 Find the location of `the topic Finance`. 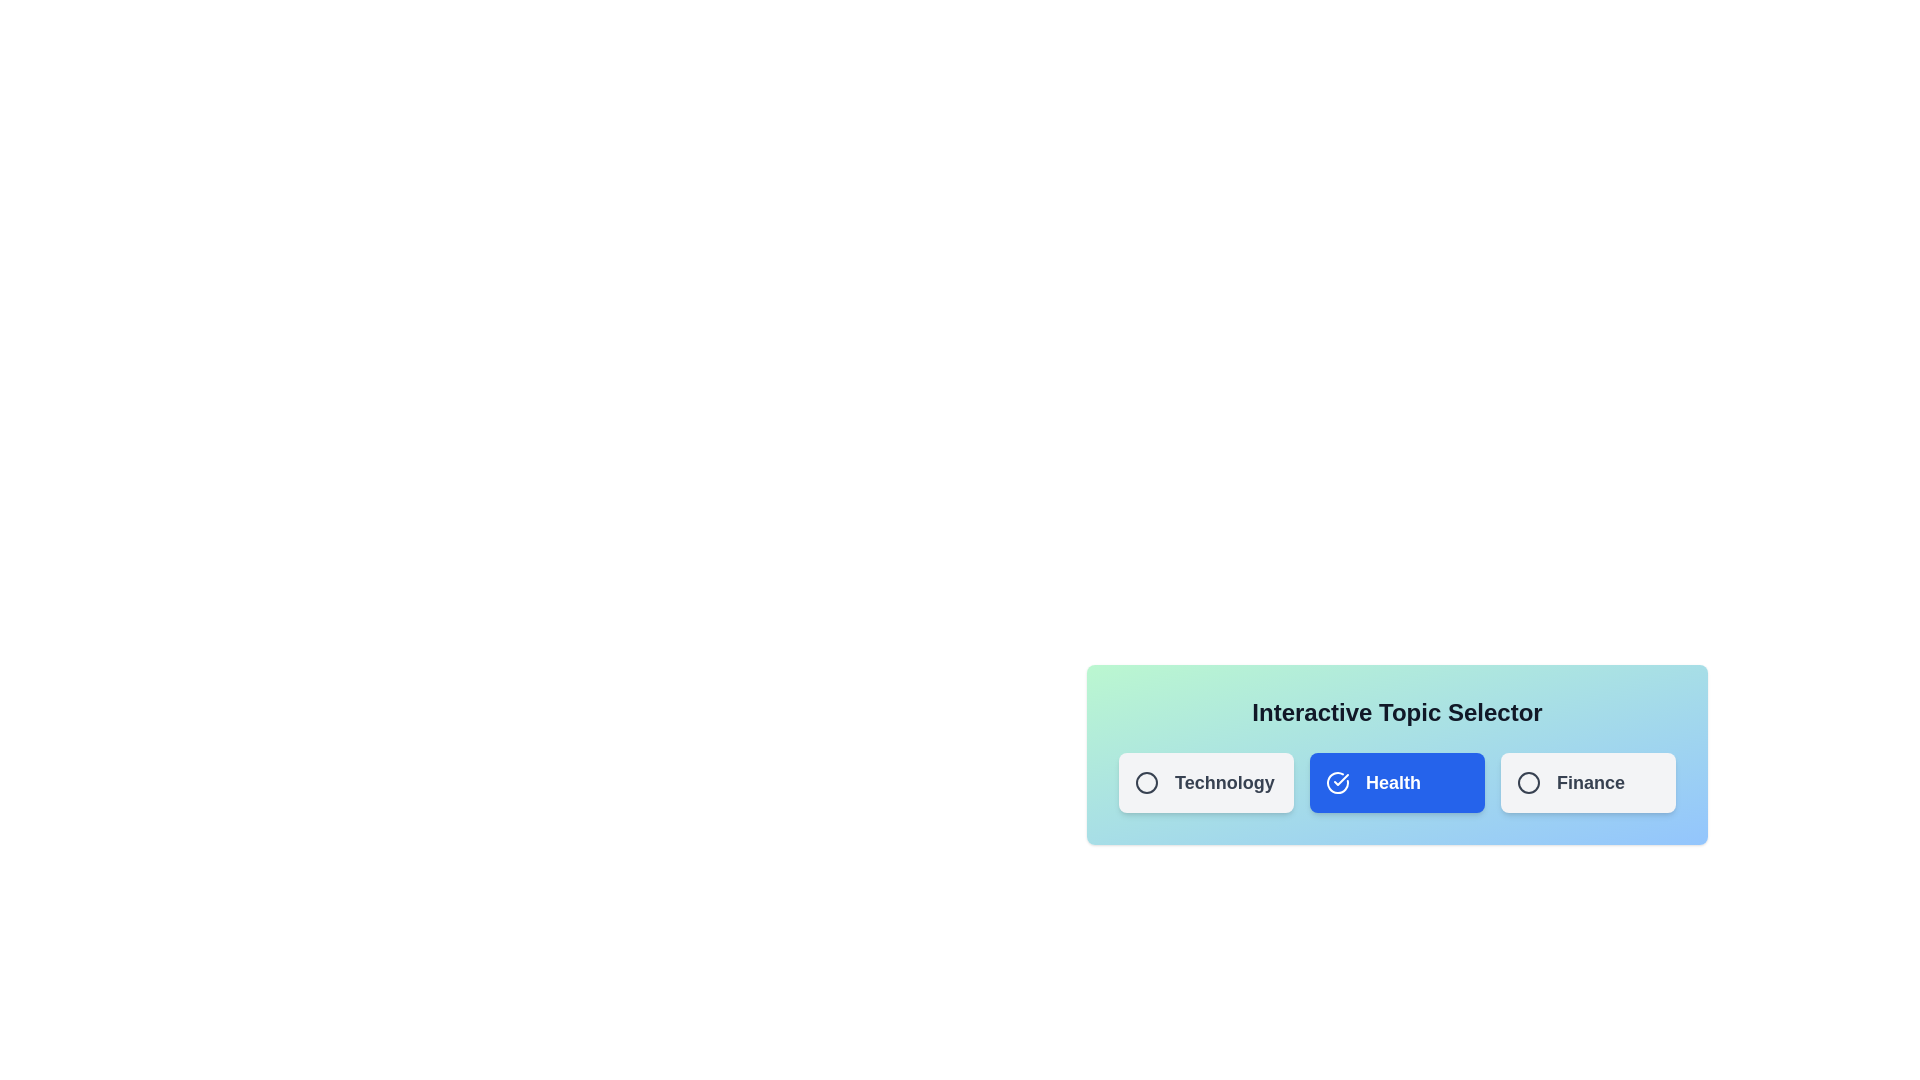

the topic Finance is located at coordinates (1587, 782).